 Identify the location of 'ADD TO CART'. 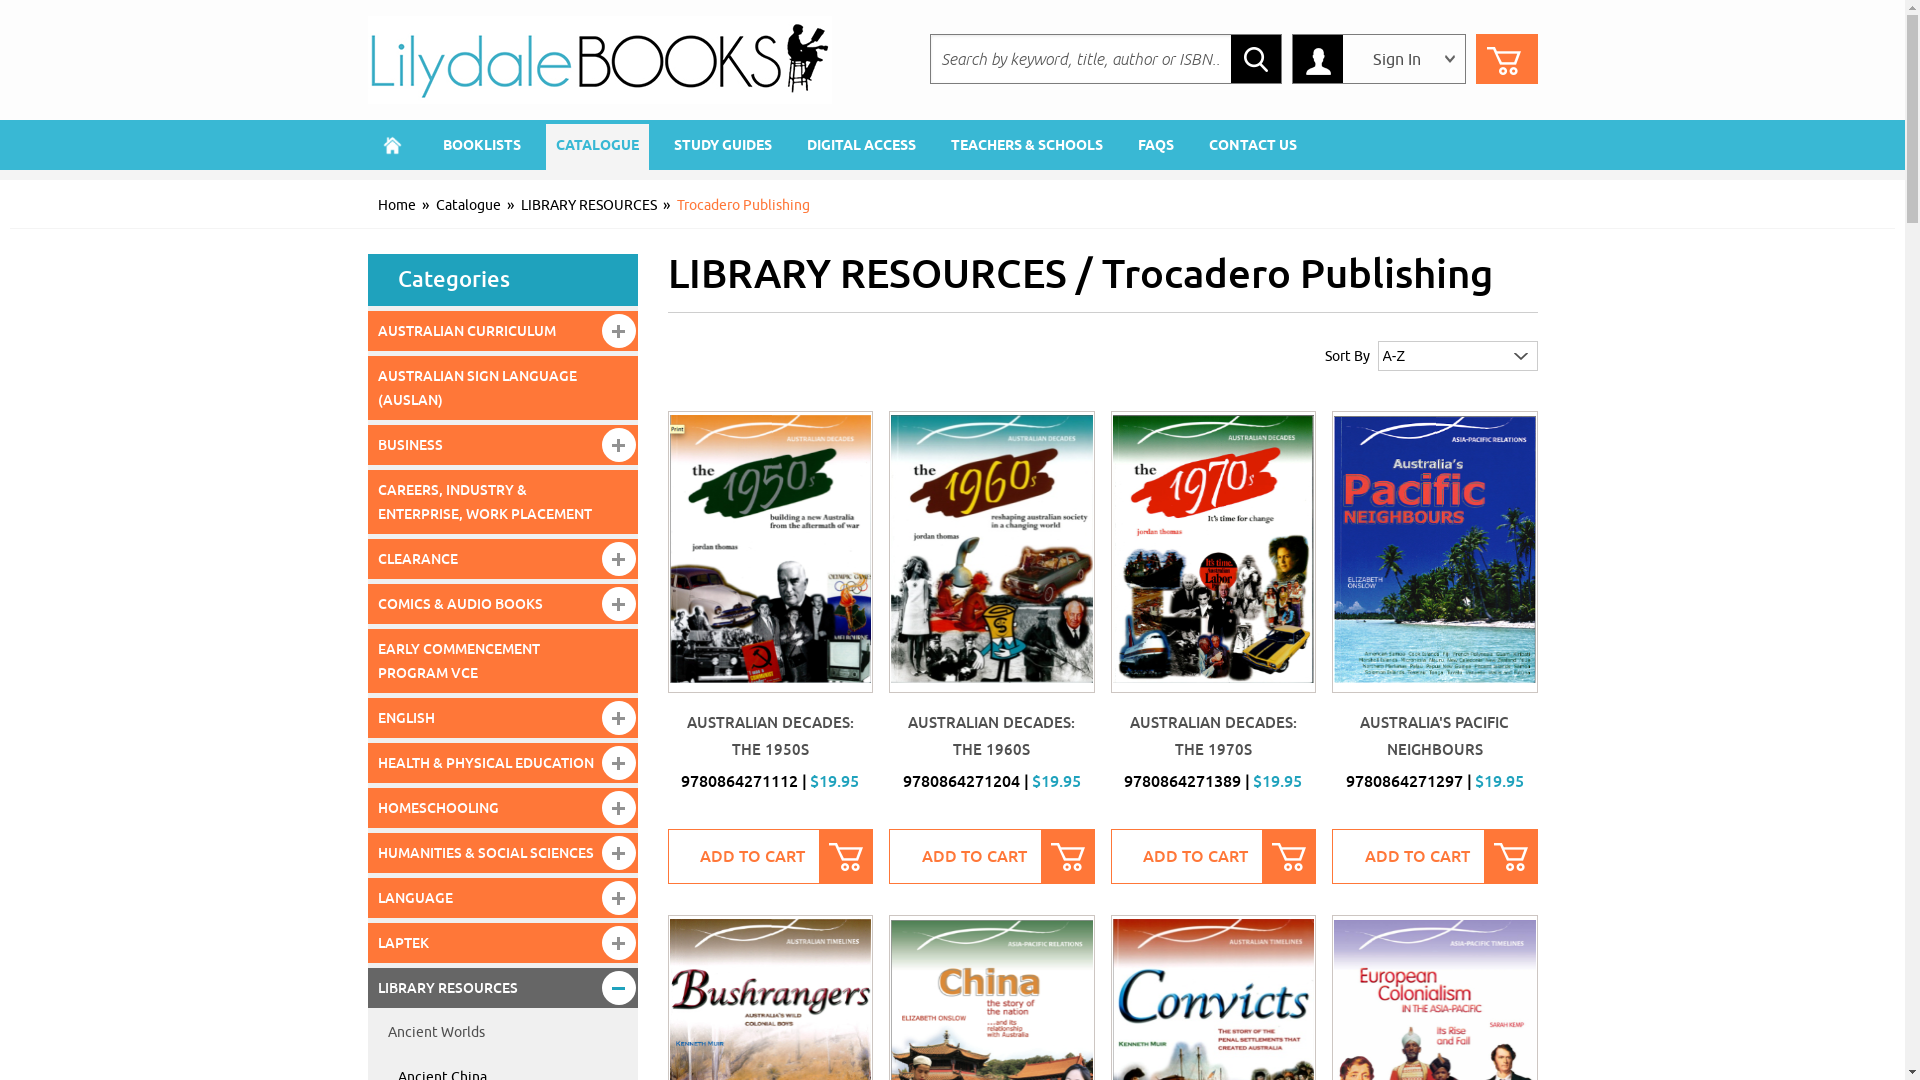
(992, 855).